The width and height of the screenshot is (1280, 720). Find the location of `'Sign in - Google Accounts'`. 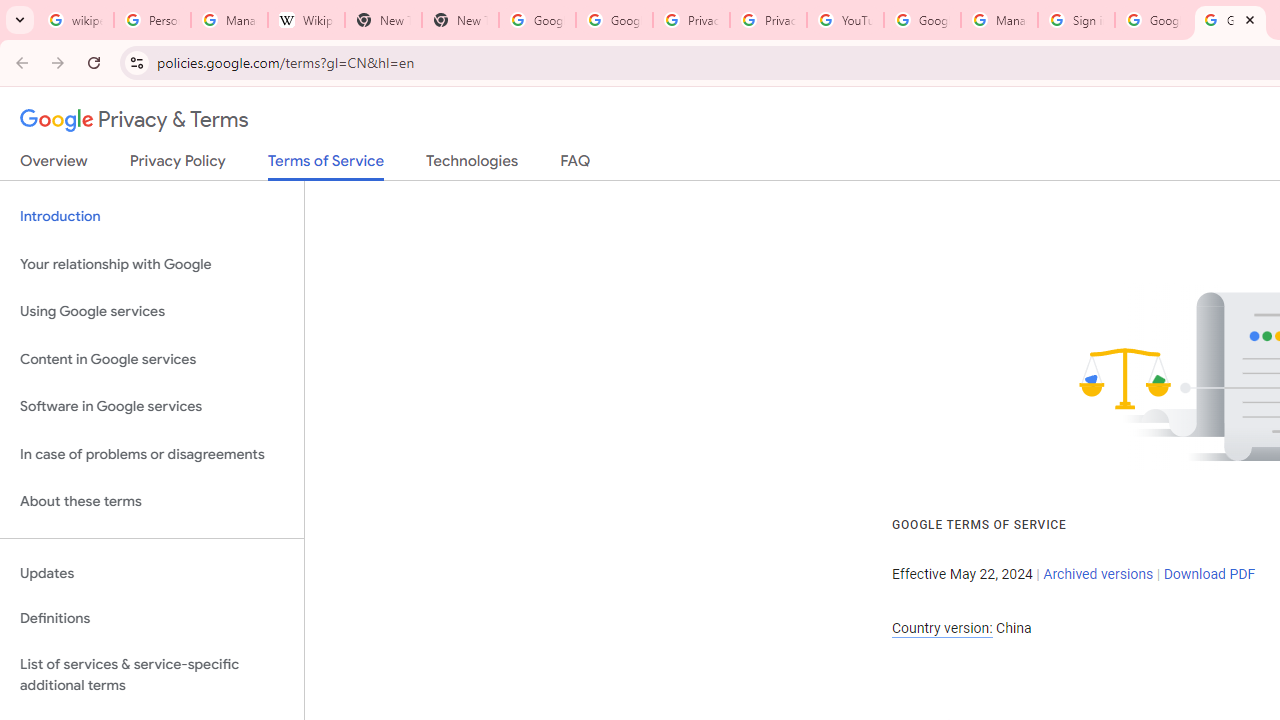

'Sign in - Google Accounts' is located at coordinates (1075, 20).